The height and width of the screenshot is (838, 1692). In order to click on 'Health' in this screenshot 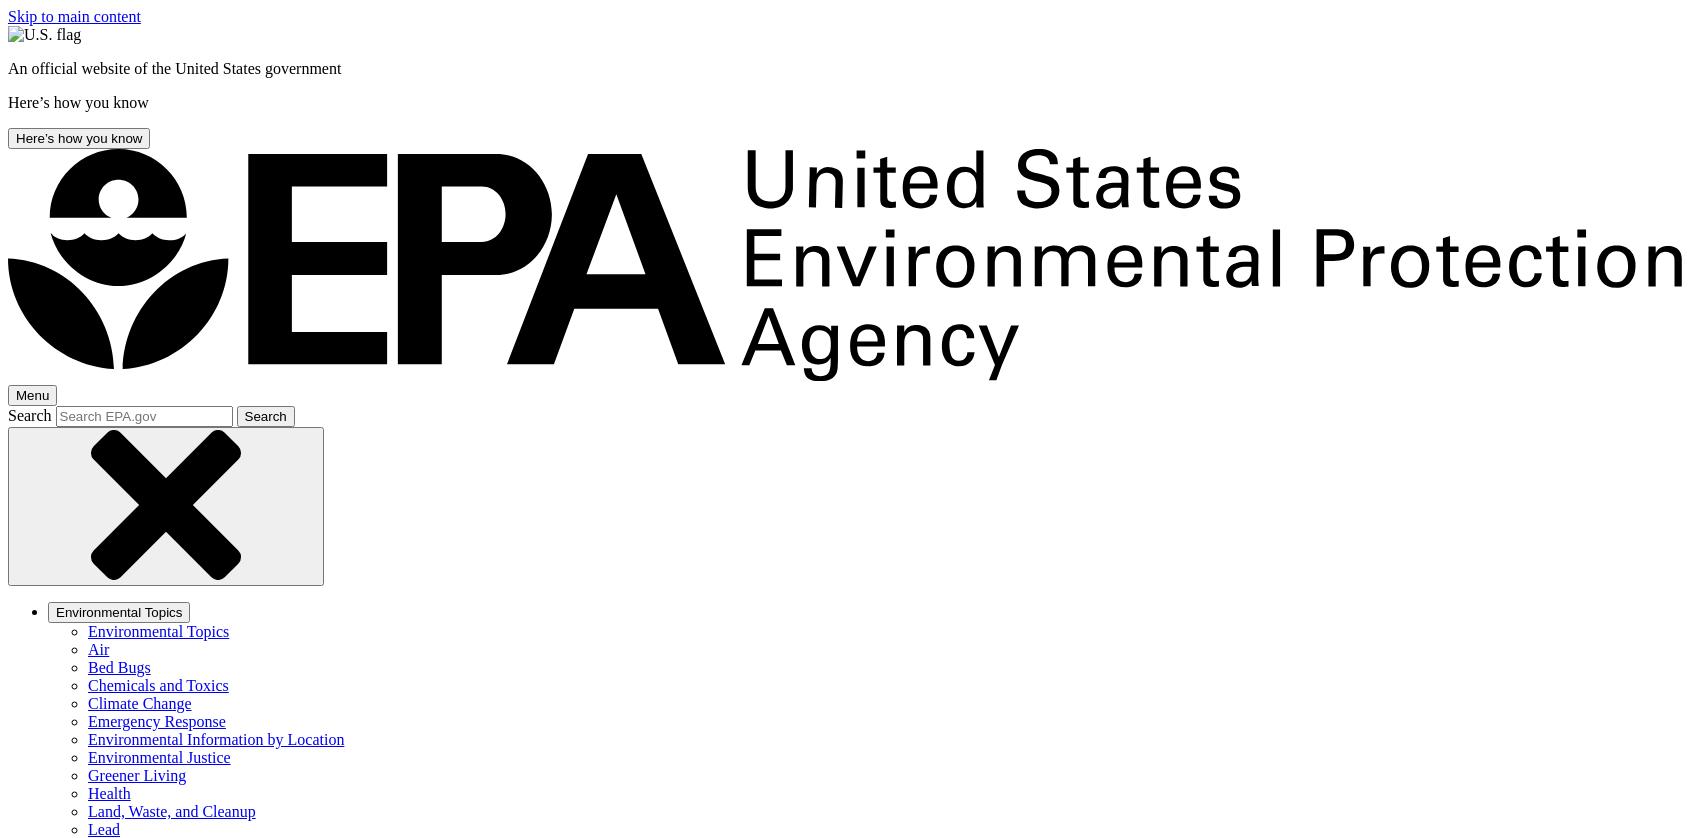, I will do `click(108, 792)`.